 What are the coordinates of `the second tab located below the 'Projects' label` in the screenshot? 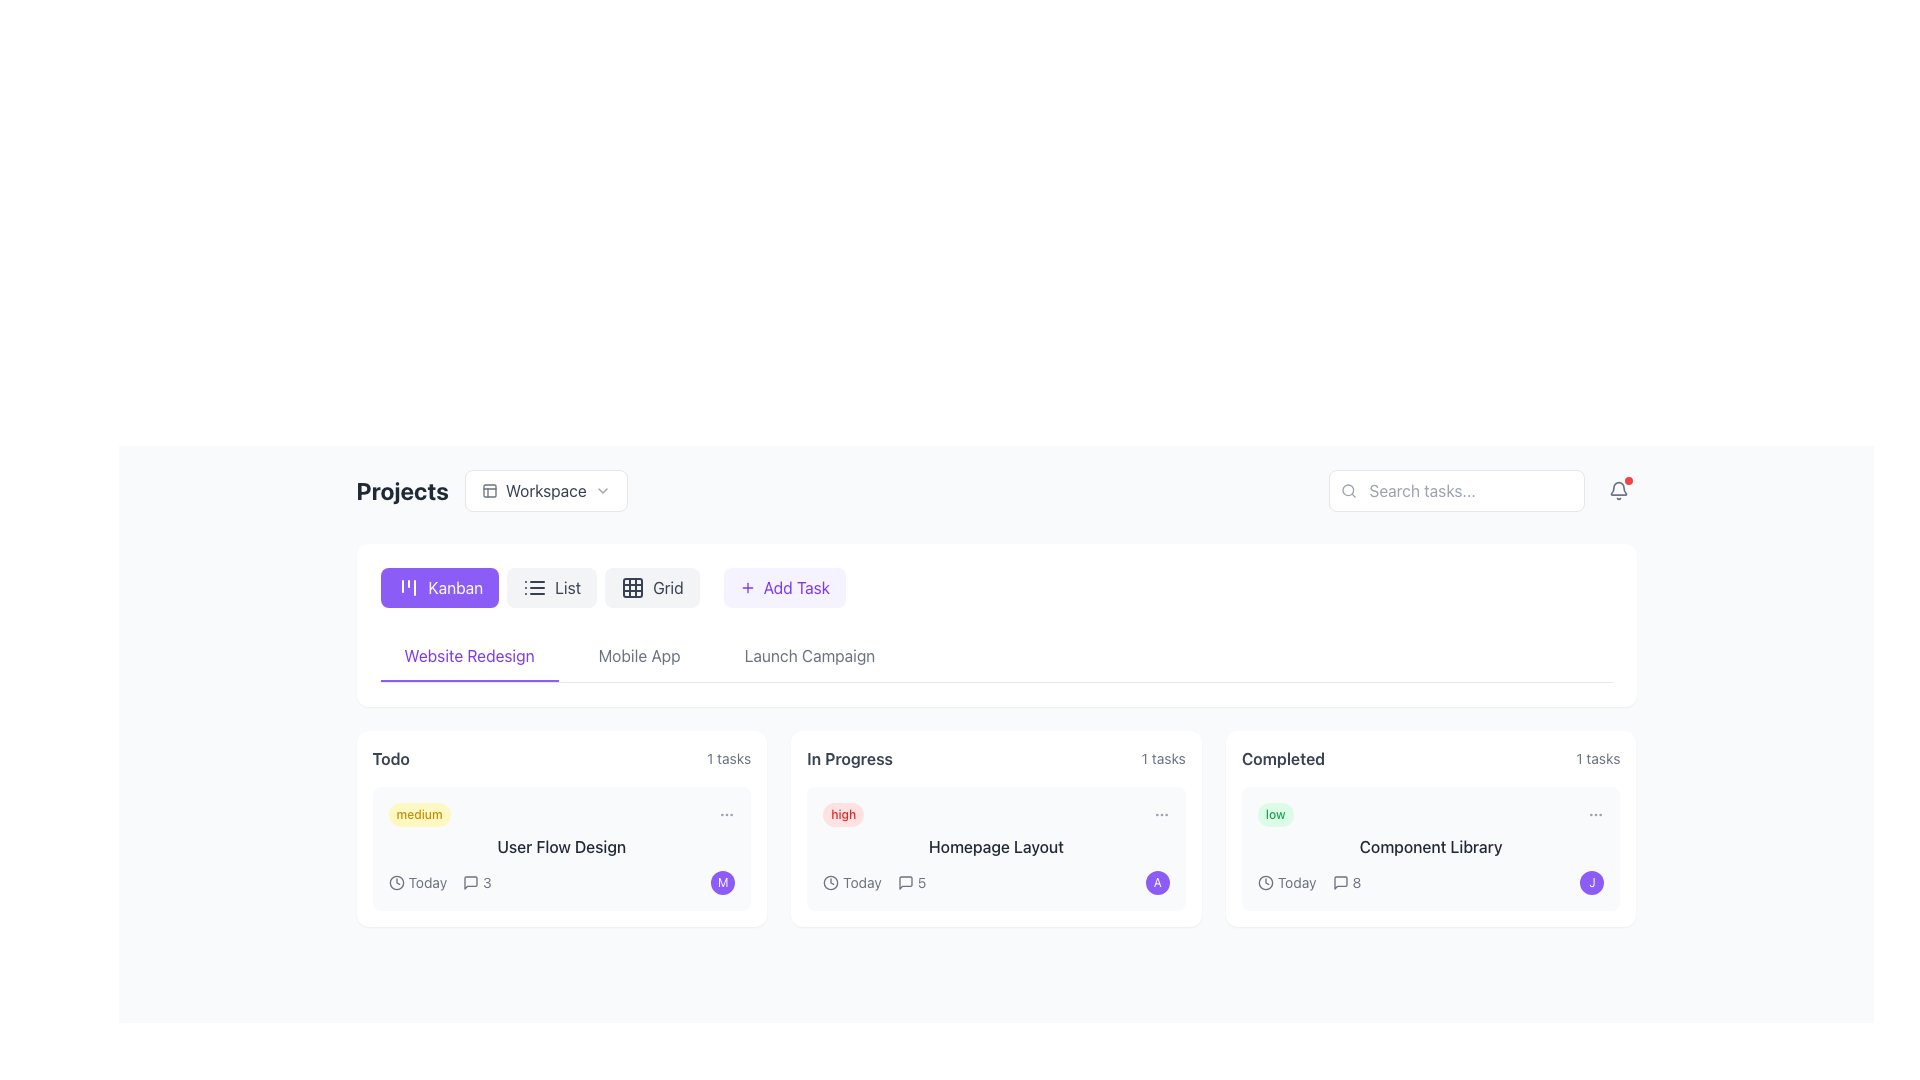 It's located at (638, 656).